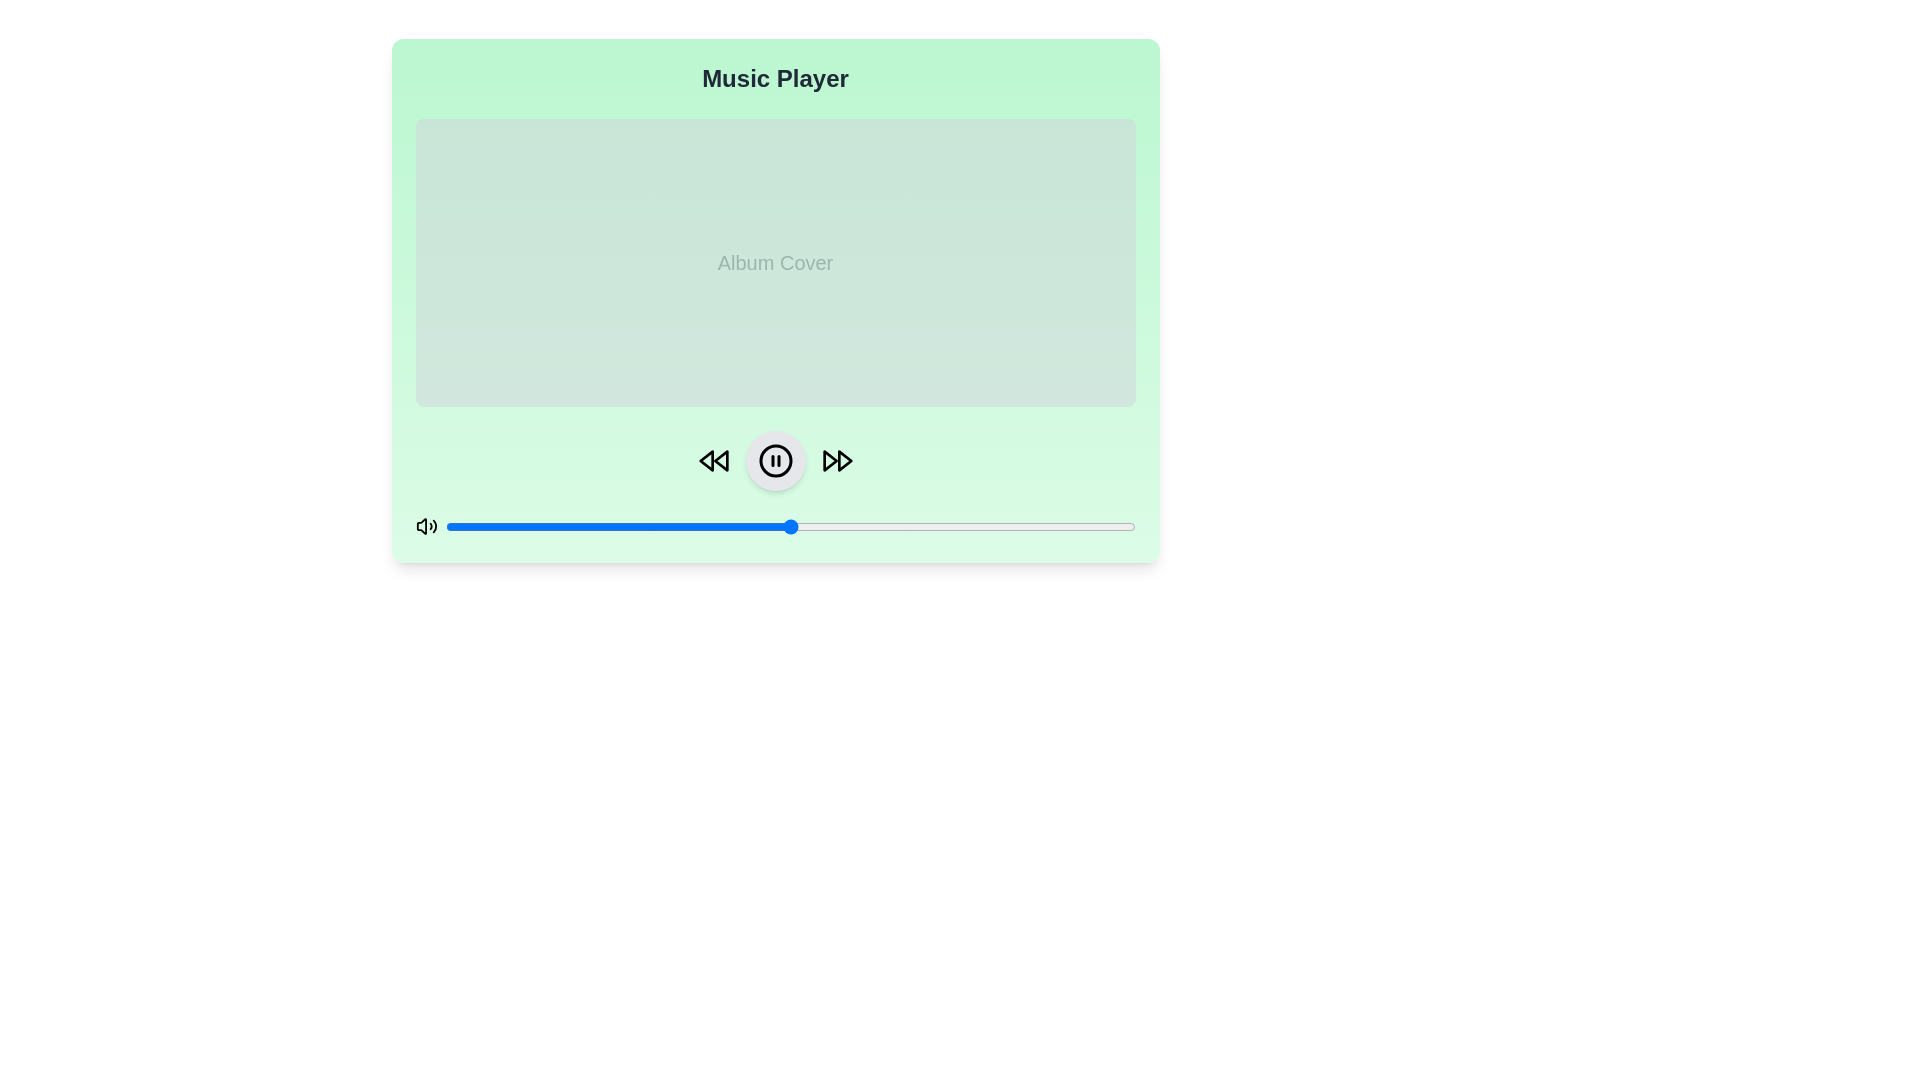  What do you see at coordinates (774, 461) in the screenshot?
I see `the outermost circular shape of the play/pause button in the music player interface` at bounding box center [774, 461].